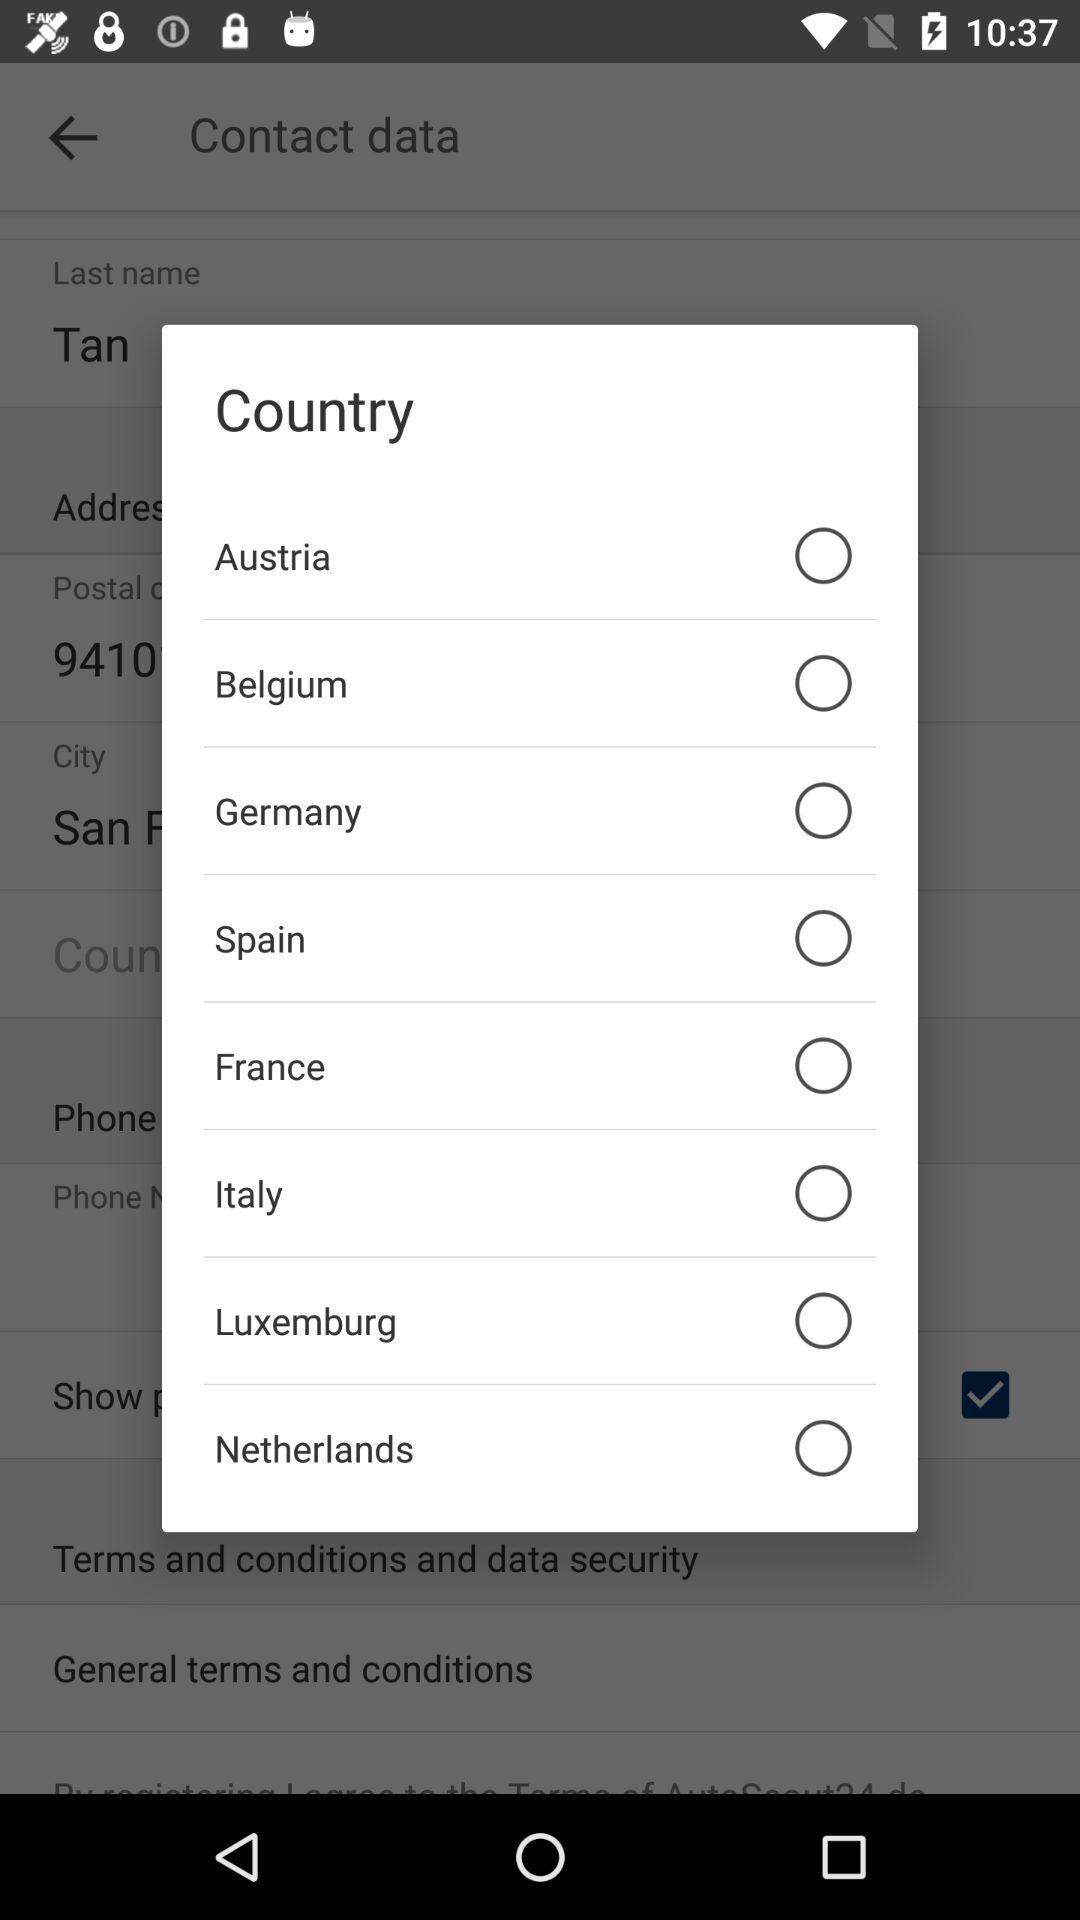  Describe the element at coordinates (540, 1448) in the screenshot. I see `the netherlands icon` at that location.